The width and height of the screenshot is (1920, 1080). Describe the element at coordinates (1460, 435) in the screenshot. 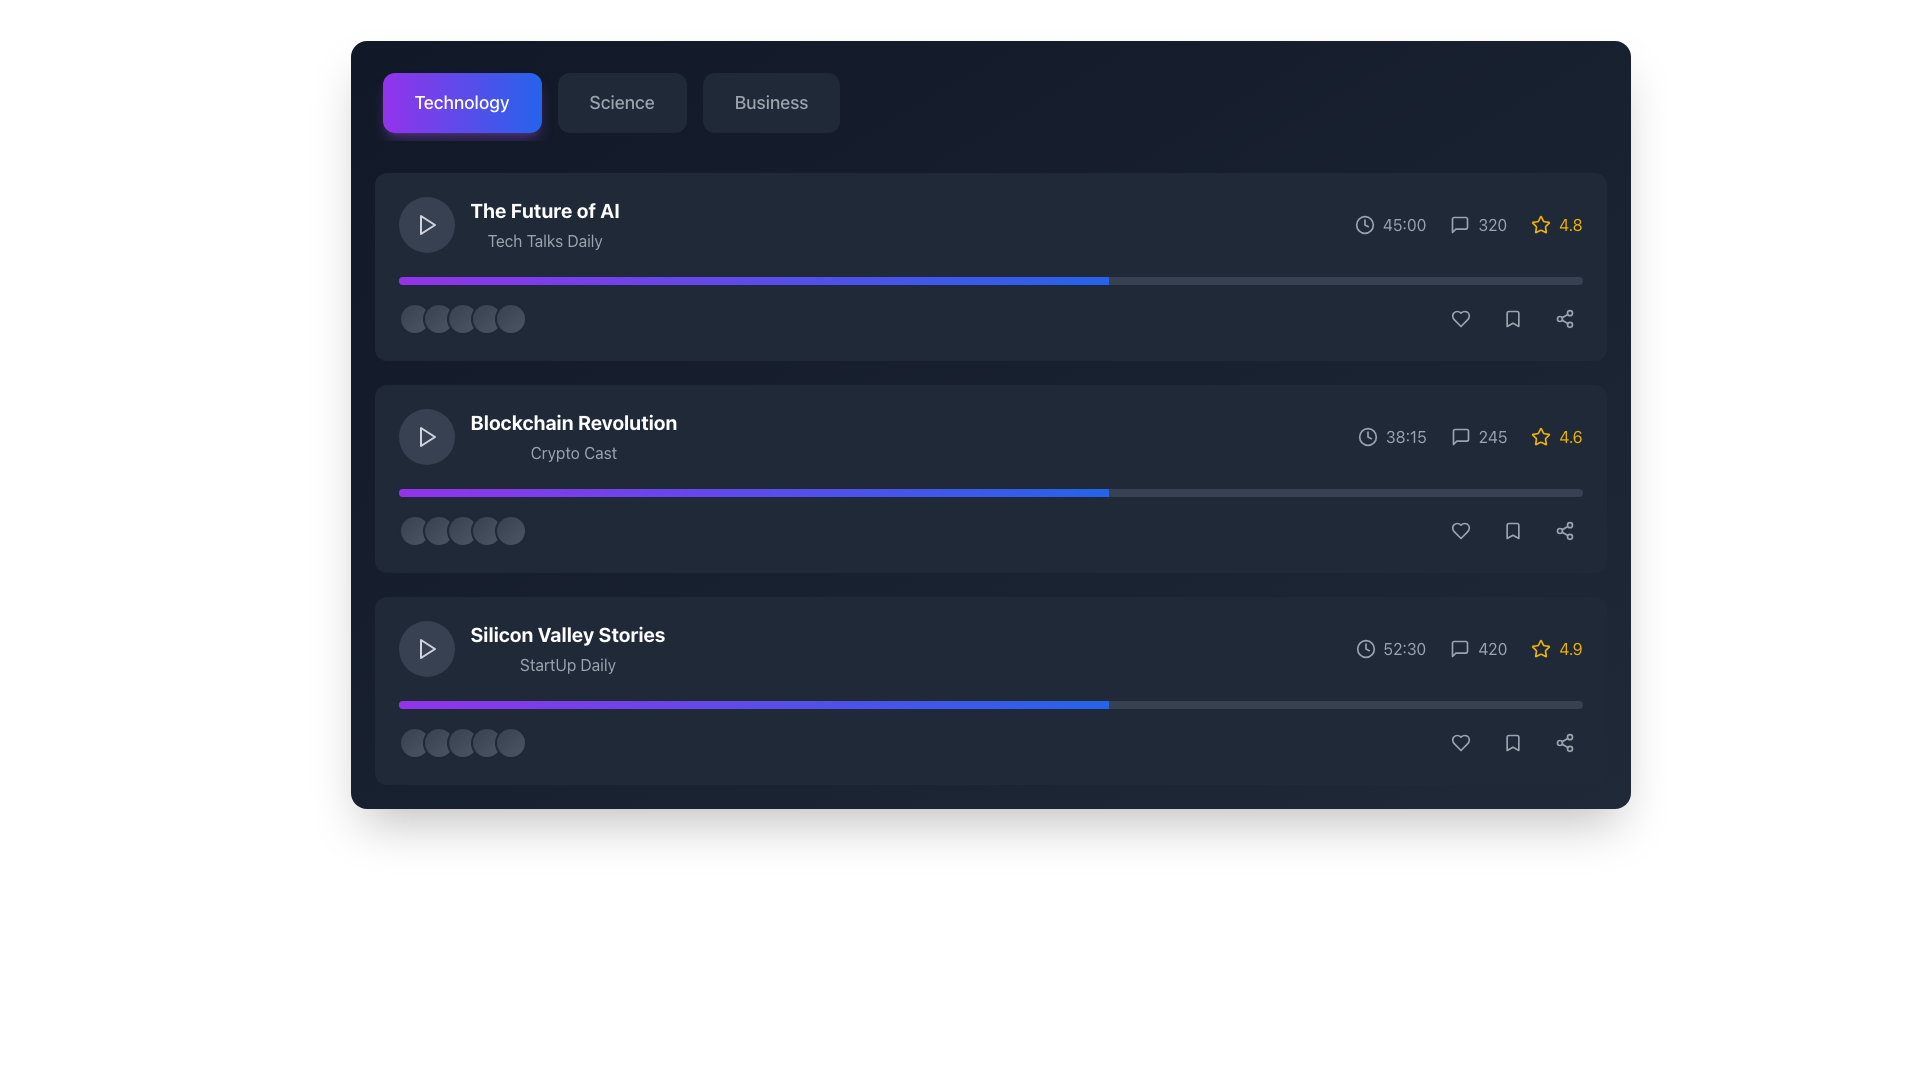

I see `the comment icon representing the messaging feature related to the 'Blockchain Revolution' podcast listing, located in the right-central area of the interface` at that location.